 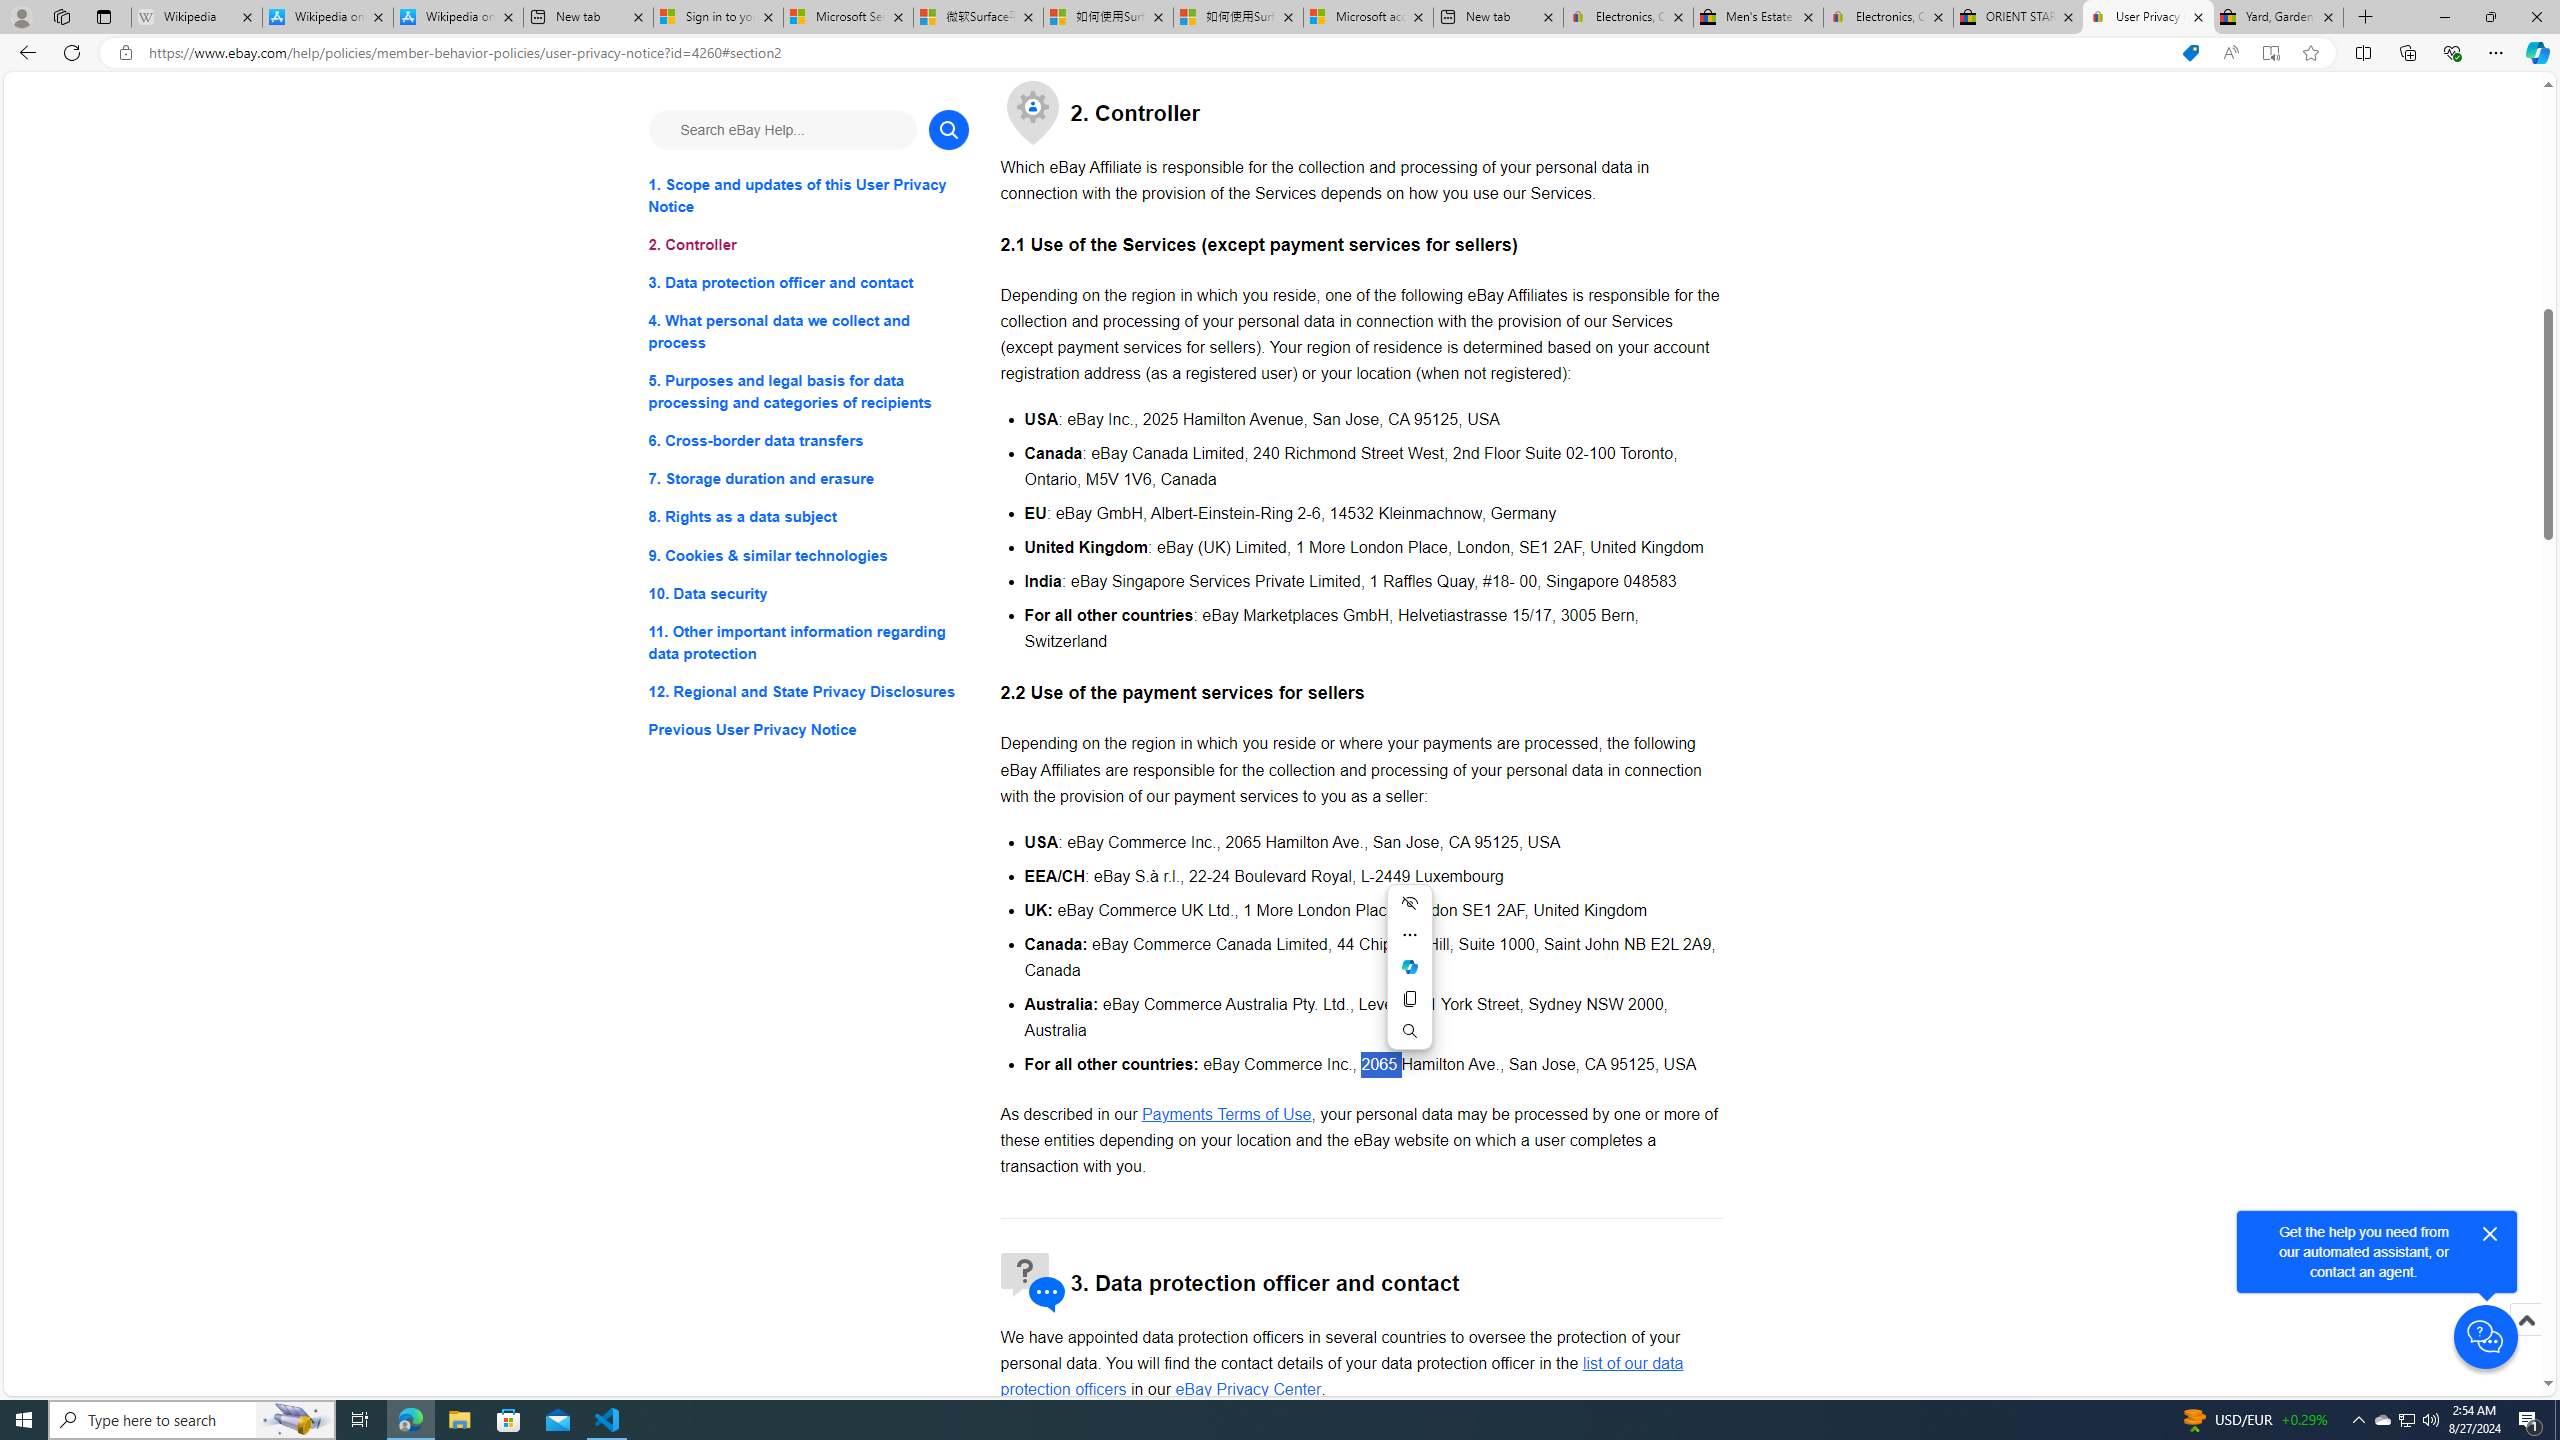 I want to click on 'Previous User Privacy Notice', so click(x=807, y=729).